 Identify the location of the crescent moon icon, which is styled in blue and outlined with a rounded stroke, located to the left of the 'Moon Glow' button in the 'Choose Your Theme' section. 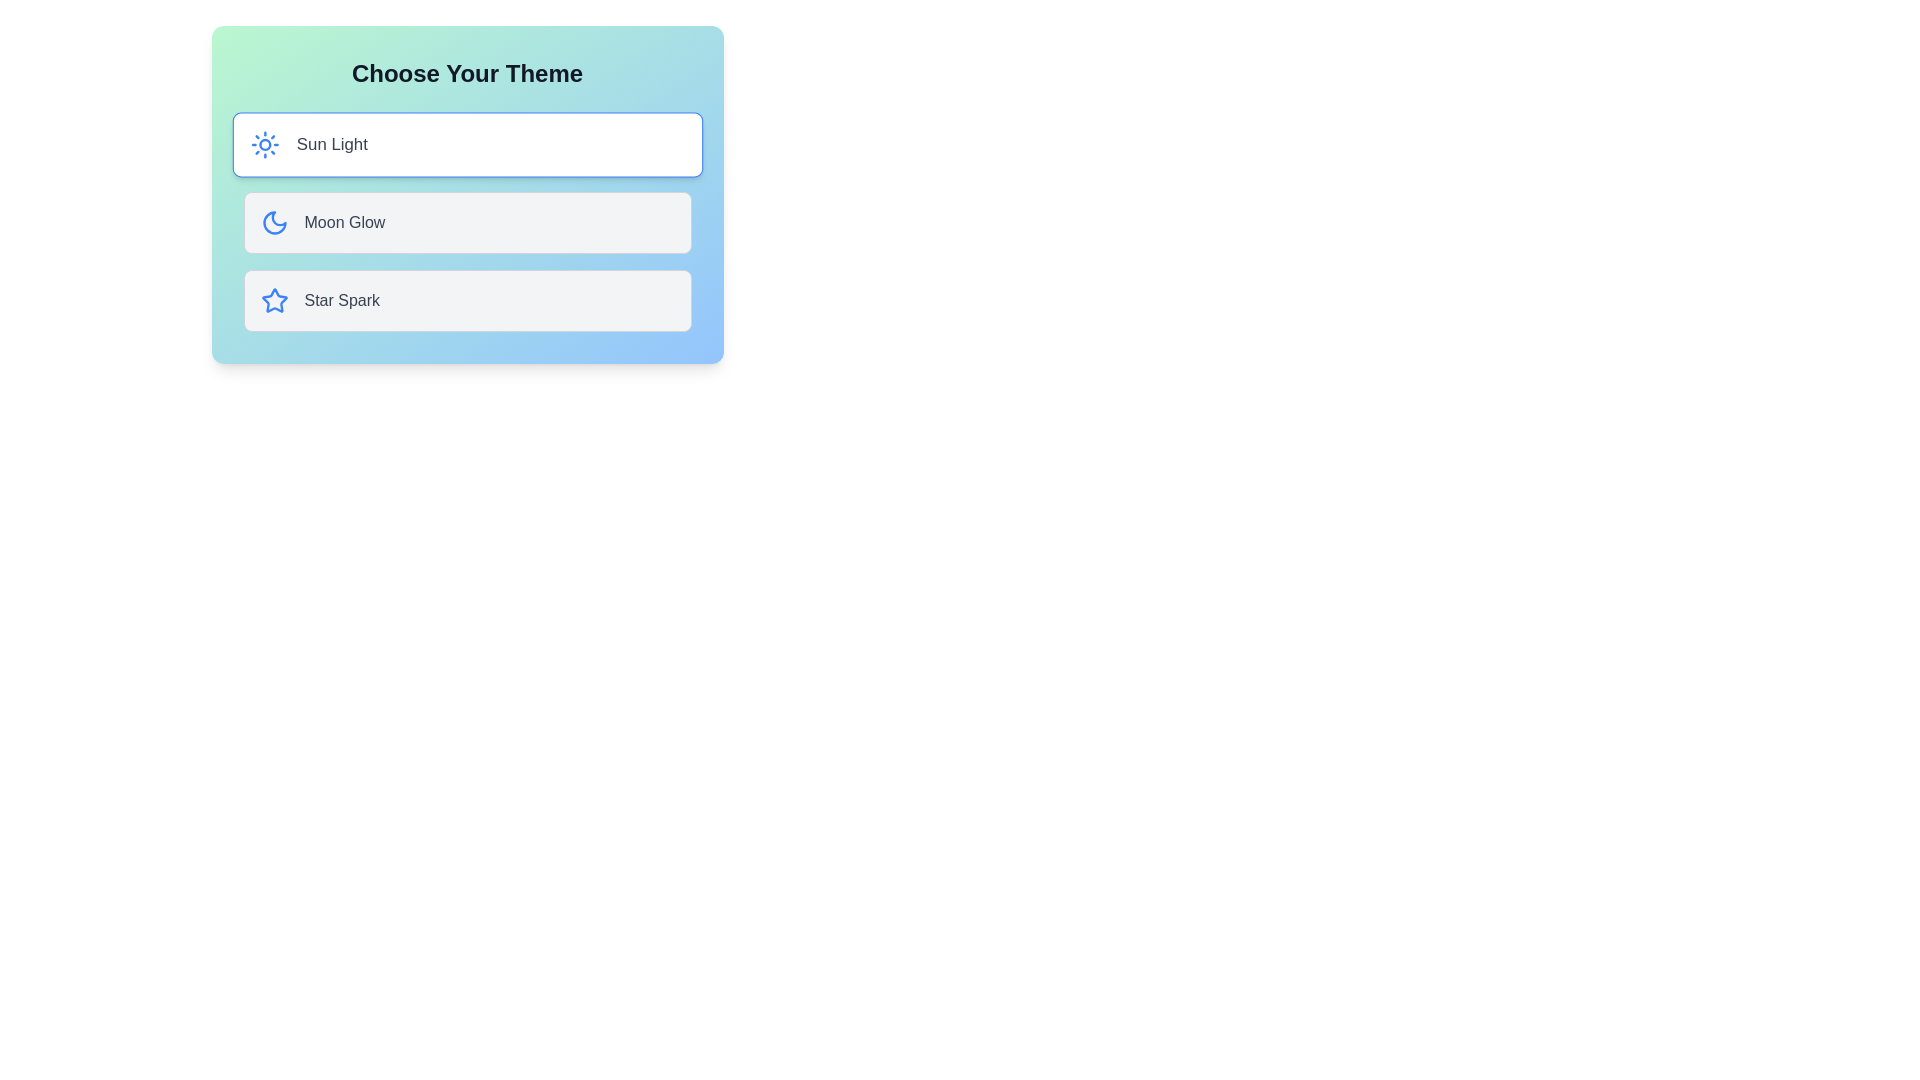
(273, 223).